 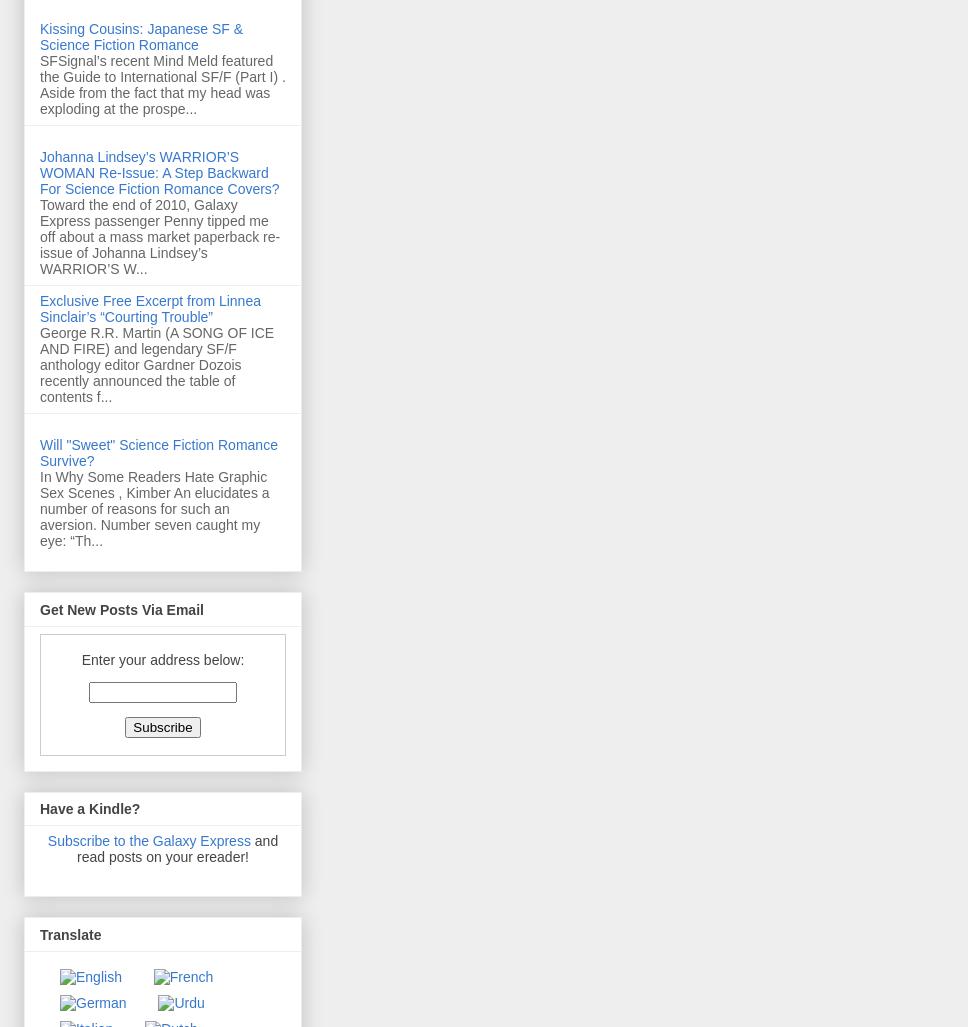 I want to click on 'Get New Posts Via Email', so click(x=39, y=609).